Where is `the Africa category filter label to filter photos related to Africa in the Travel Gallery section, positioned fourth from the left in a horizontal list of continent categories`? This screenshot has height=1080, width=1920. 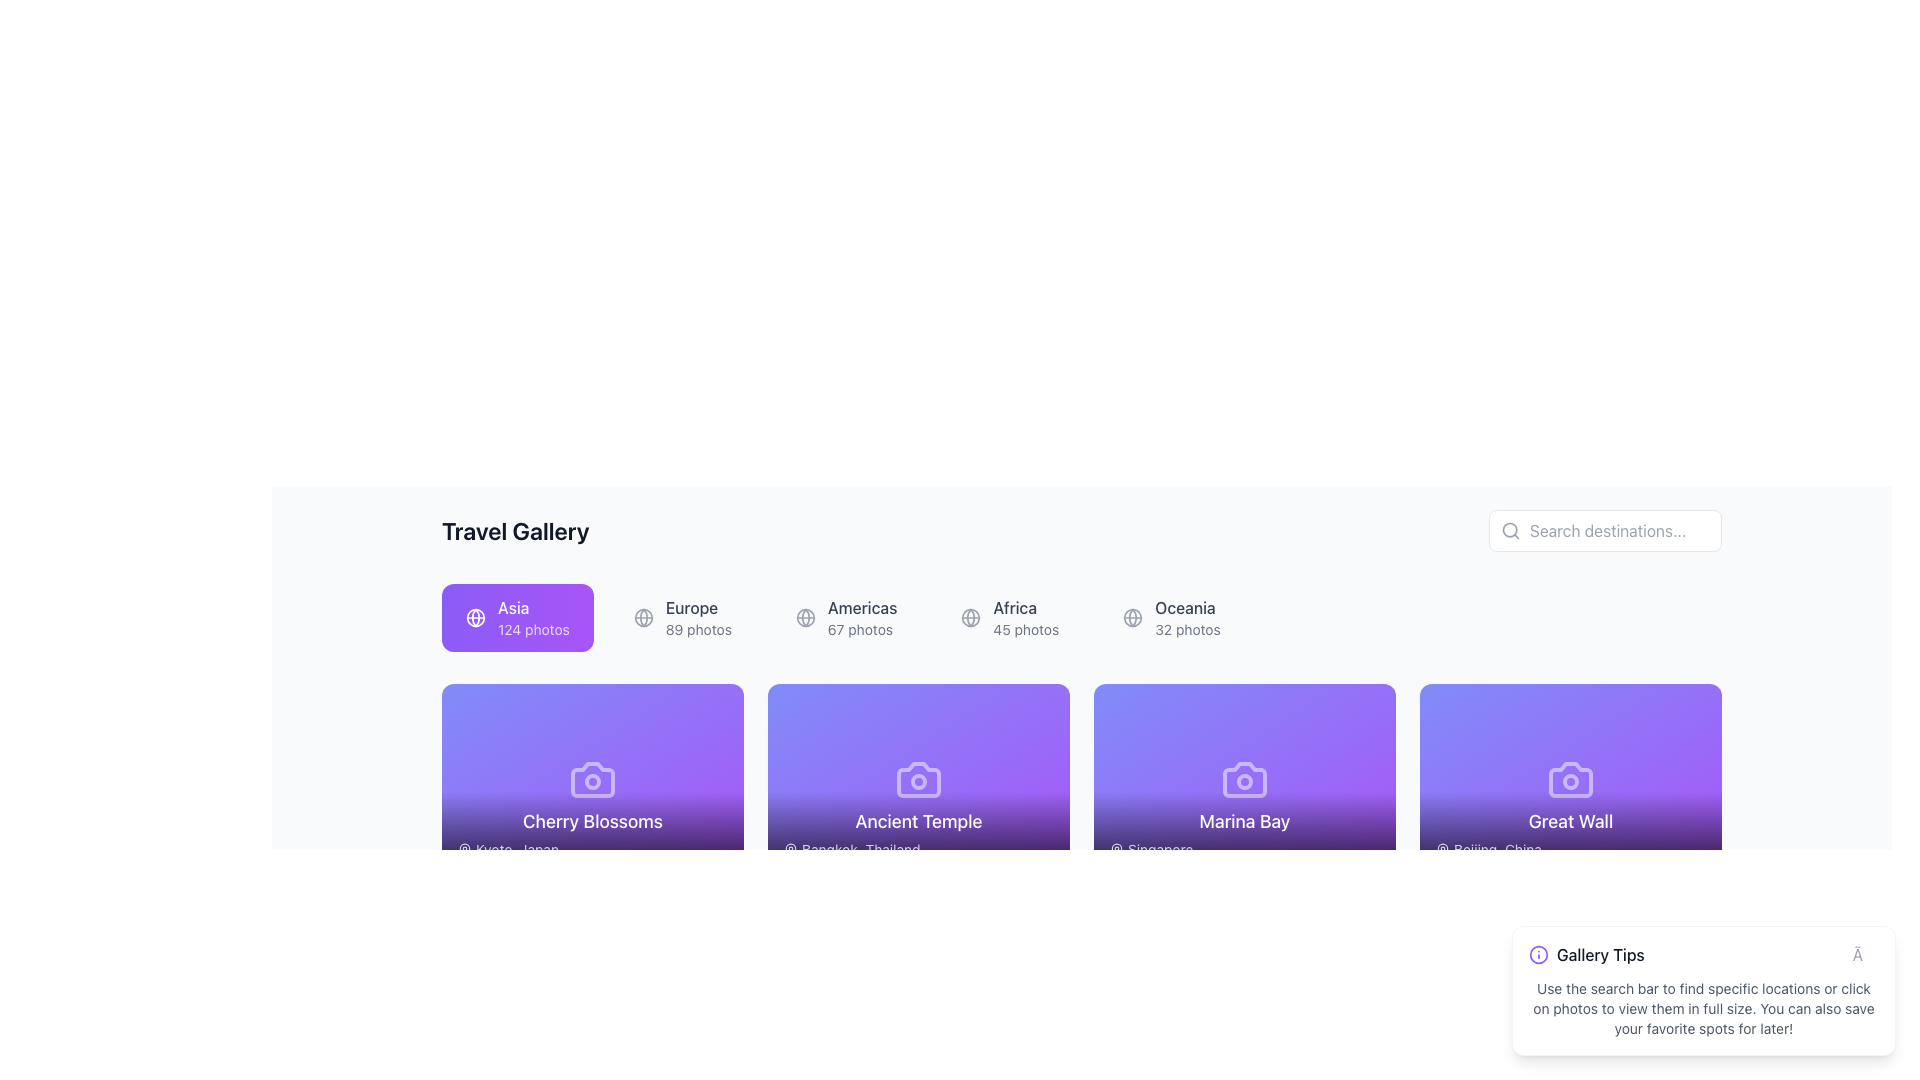 the Africa category filter label to filter photos related to Africa in the Travel Gallery section, positioned fourth from the left in a horizontal list of continent categories is located at coordinates (1026, 616).